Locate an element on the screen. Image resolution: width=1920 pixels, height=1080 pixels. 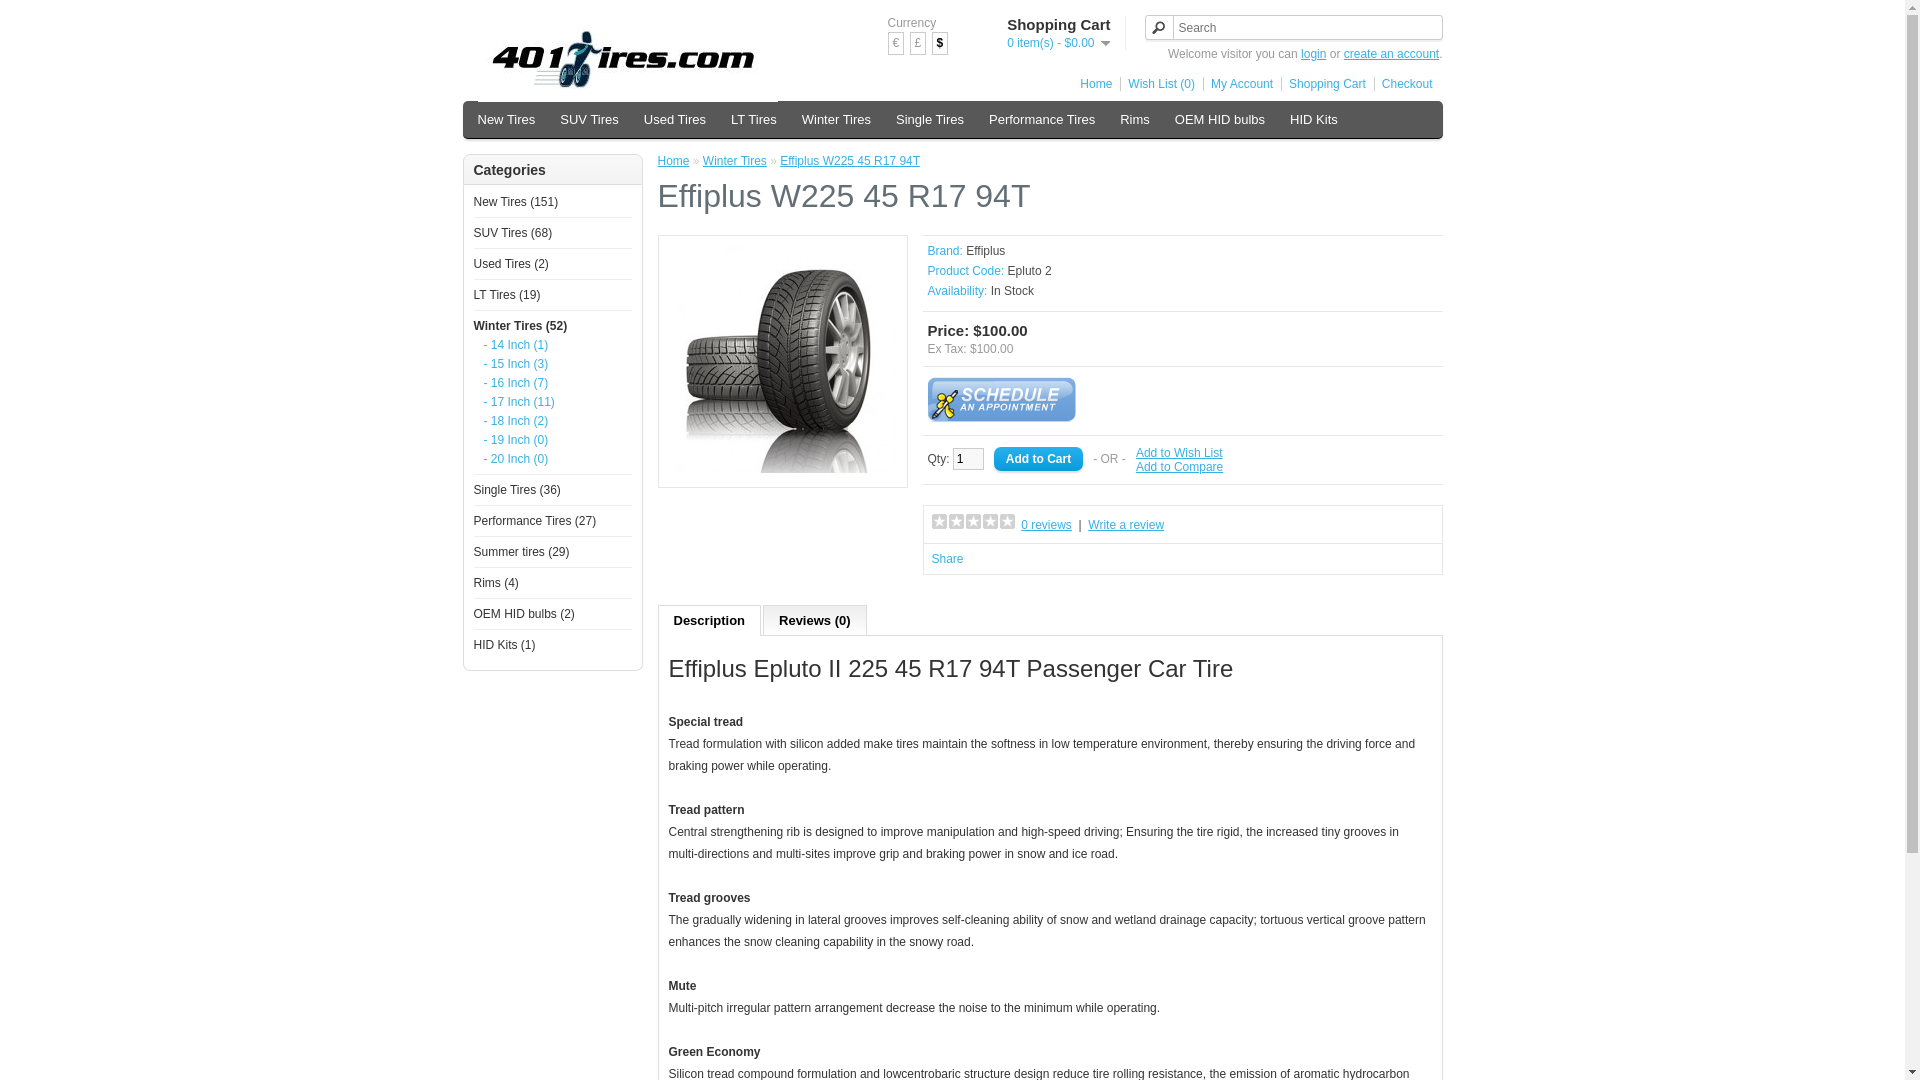
'Performance Tires' is located at coordinates (979, 119).